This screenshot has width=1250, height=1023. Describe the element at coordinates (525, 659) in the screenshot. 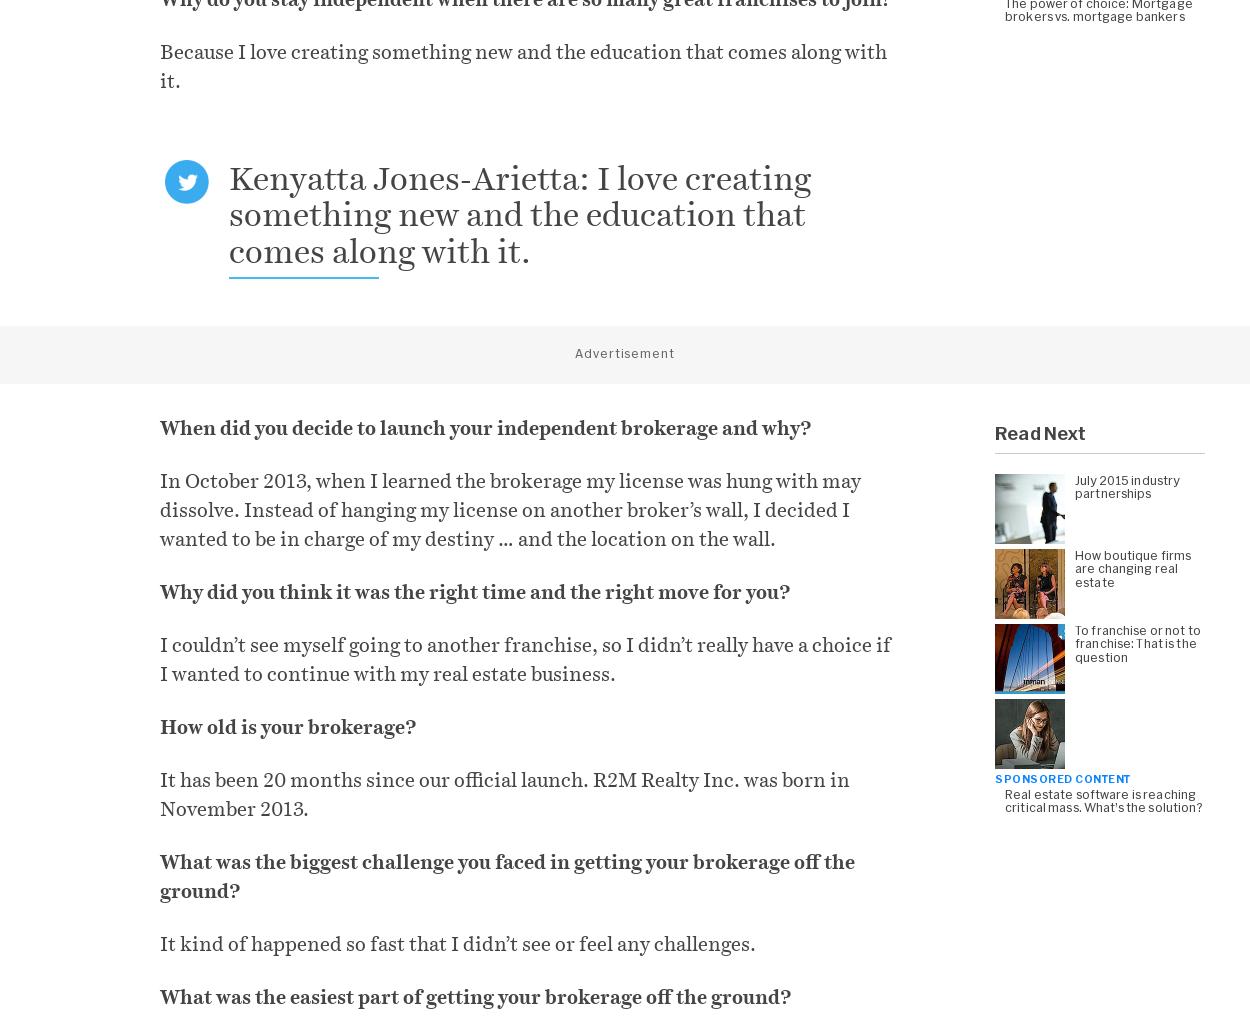

I see `'I couldn’t see myself going to another franchise, so I didn’t really have a choice if I wanted to continue with my real estate business.'` at that location.